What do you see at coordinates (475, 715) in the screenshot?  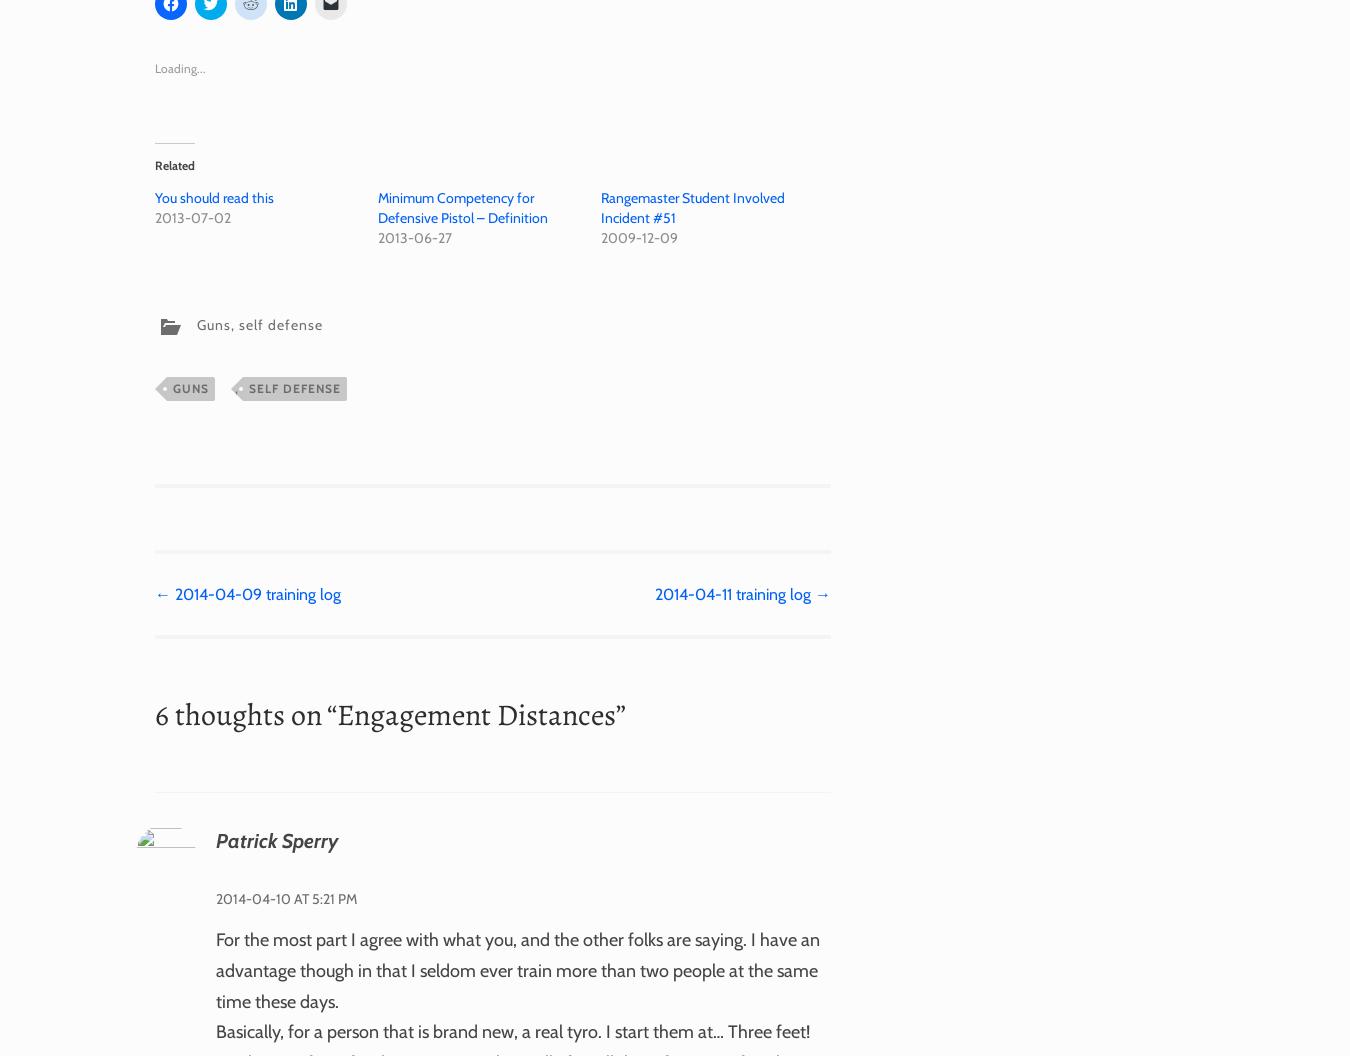 I see `'Engagement Distances'` at bounding box center [475, 715].